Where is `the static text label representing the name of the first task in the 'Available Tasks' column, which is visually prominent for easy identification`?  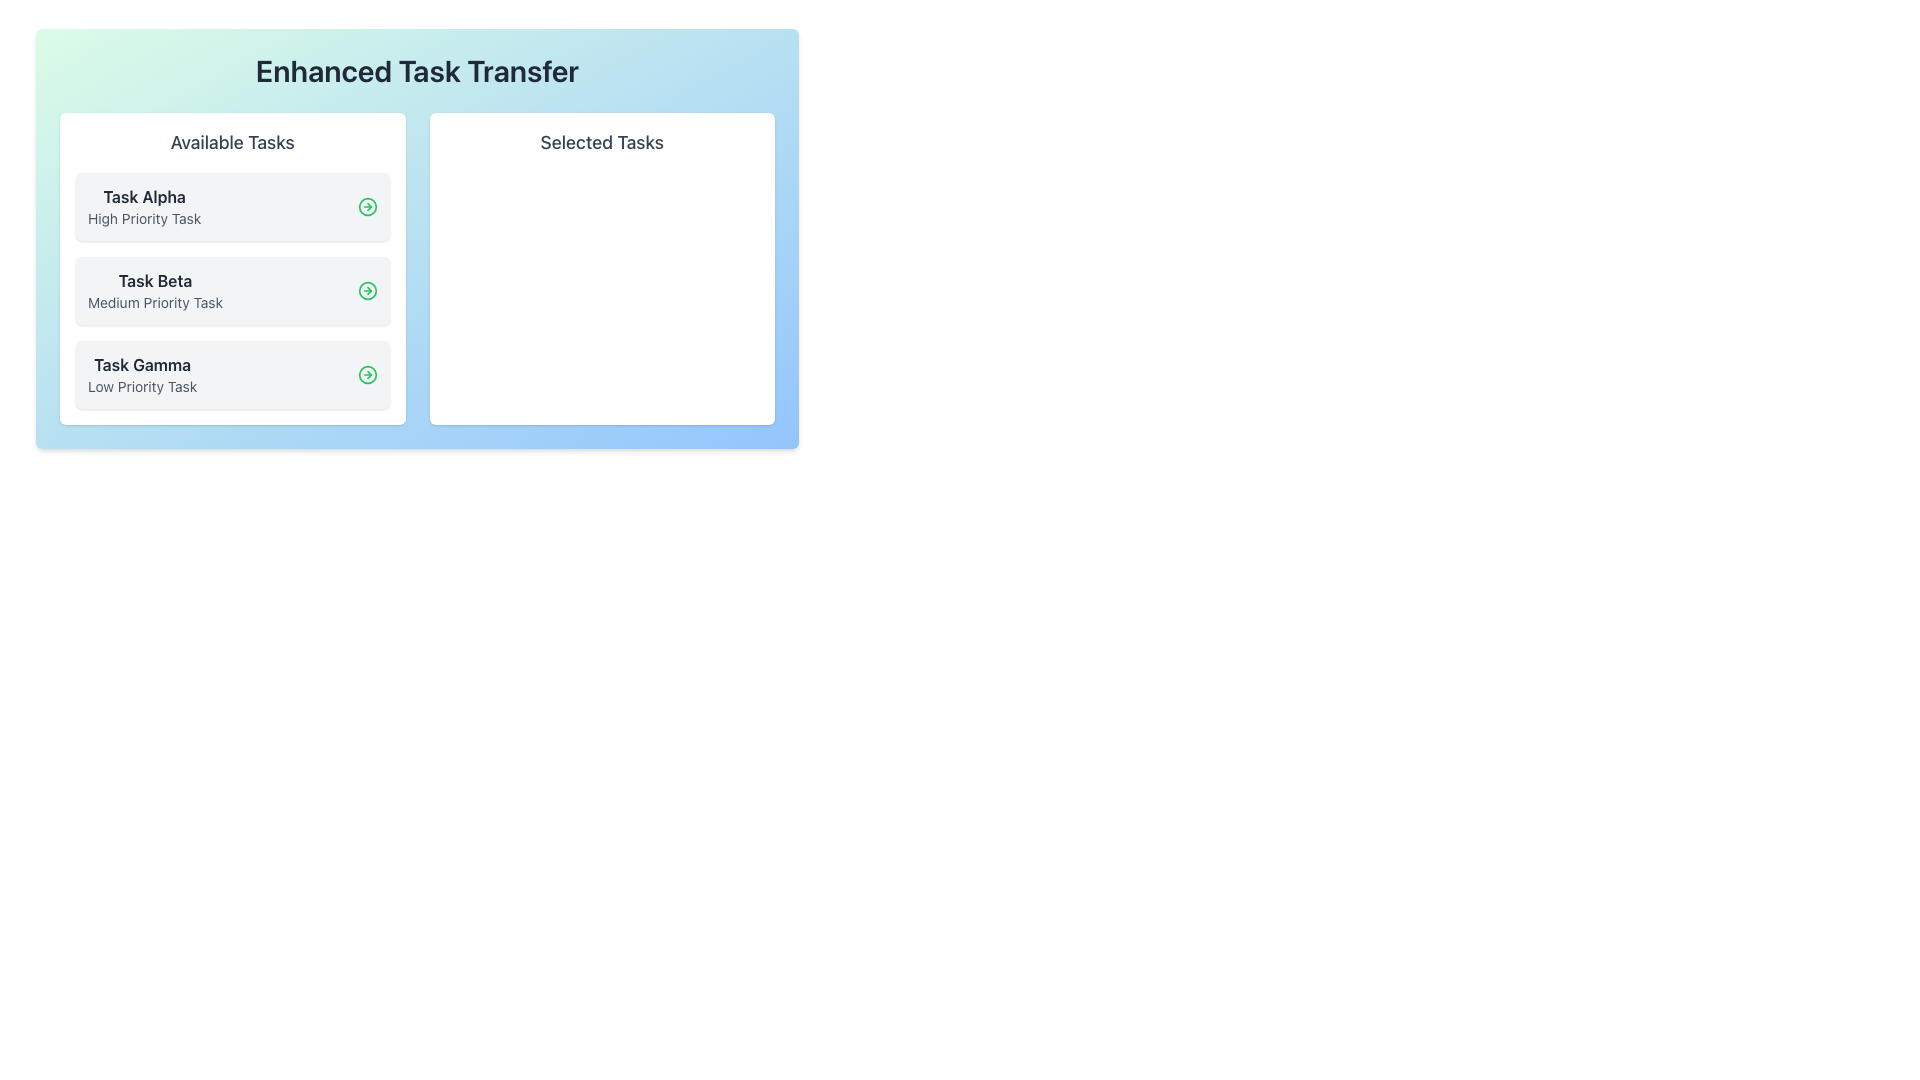
the static text label representing the name of the first task in the 'Available Tasks' column, which is visually prominent for easy identification is located at coordinates (143, 196).